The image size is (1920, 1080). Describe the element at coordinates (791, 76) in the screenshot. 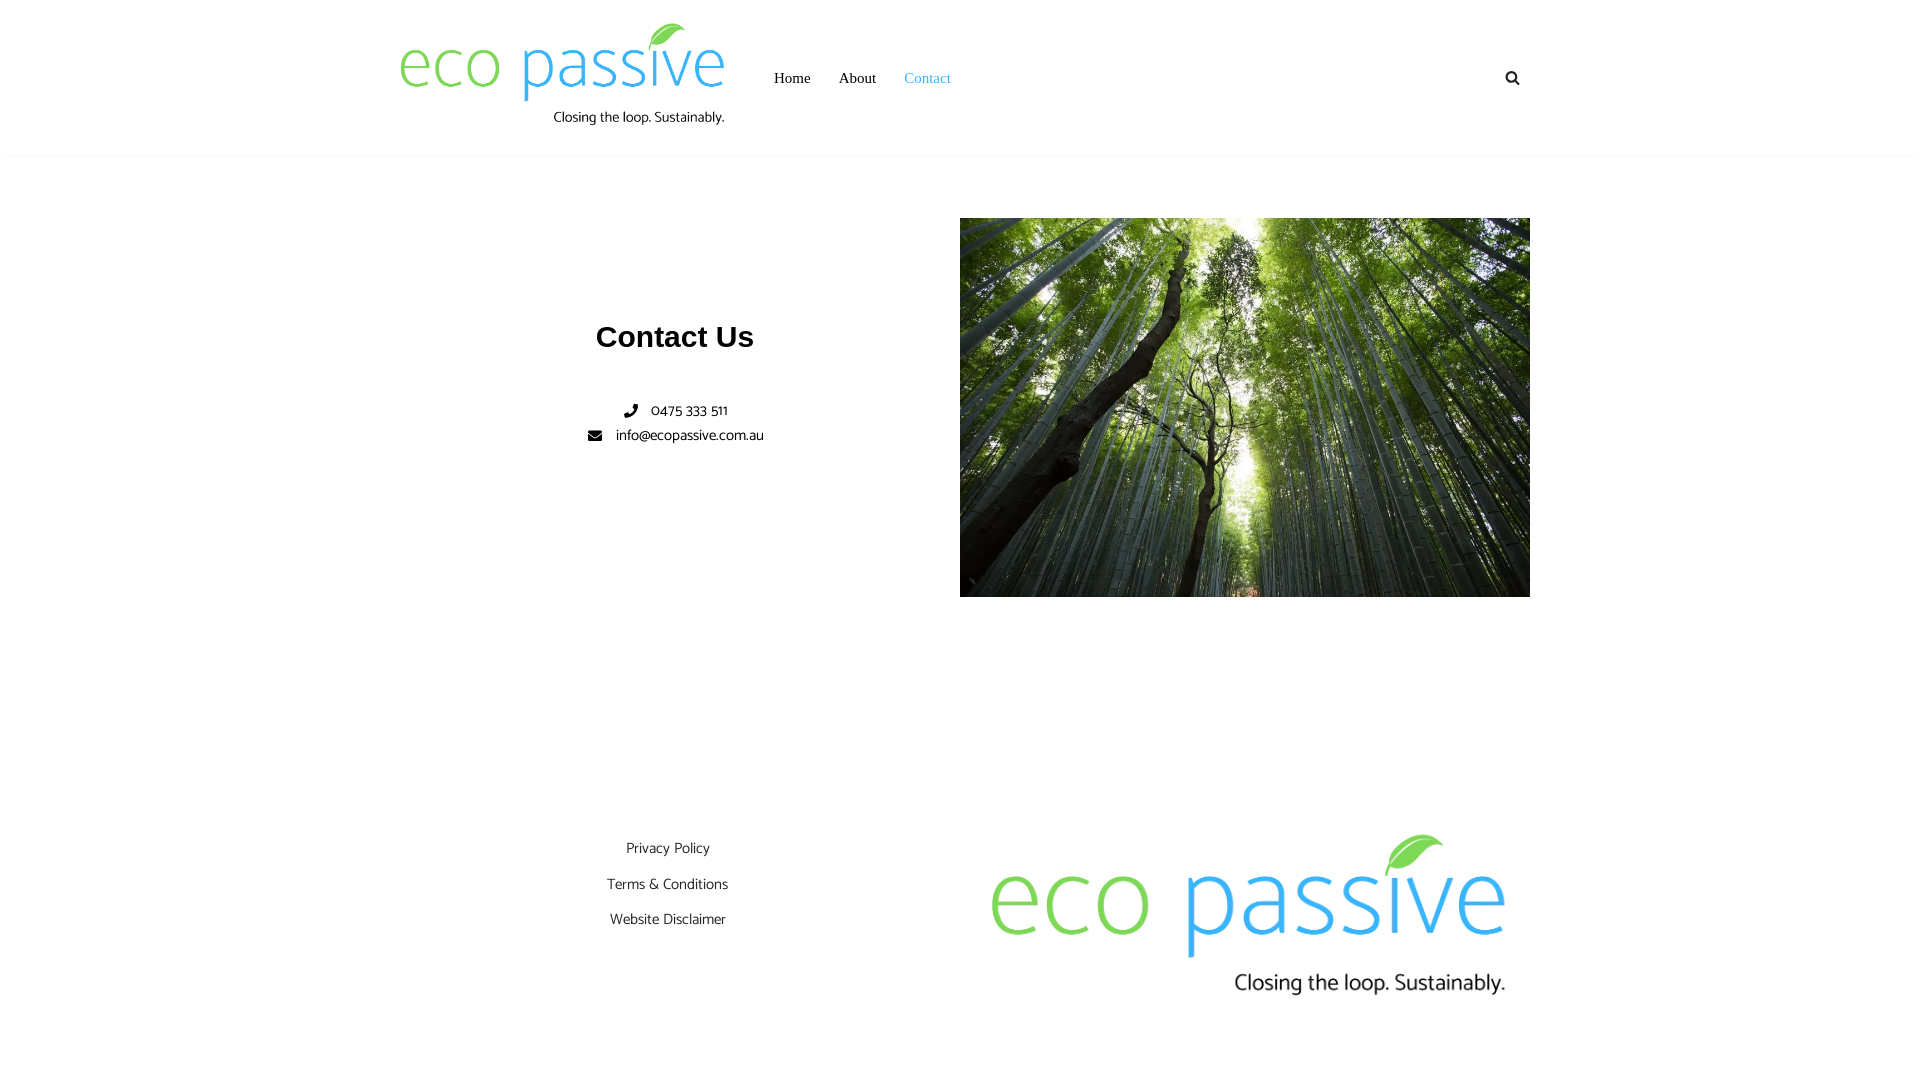

I see `'Home'` at that location.